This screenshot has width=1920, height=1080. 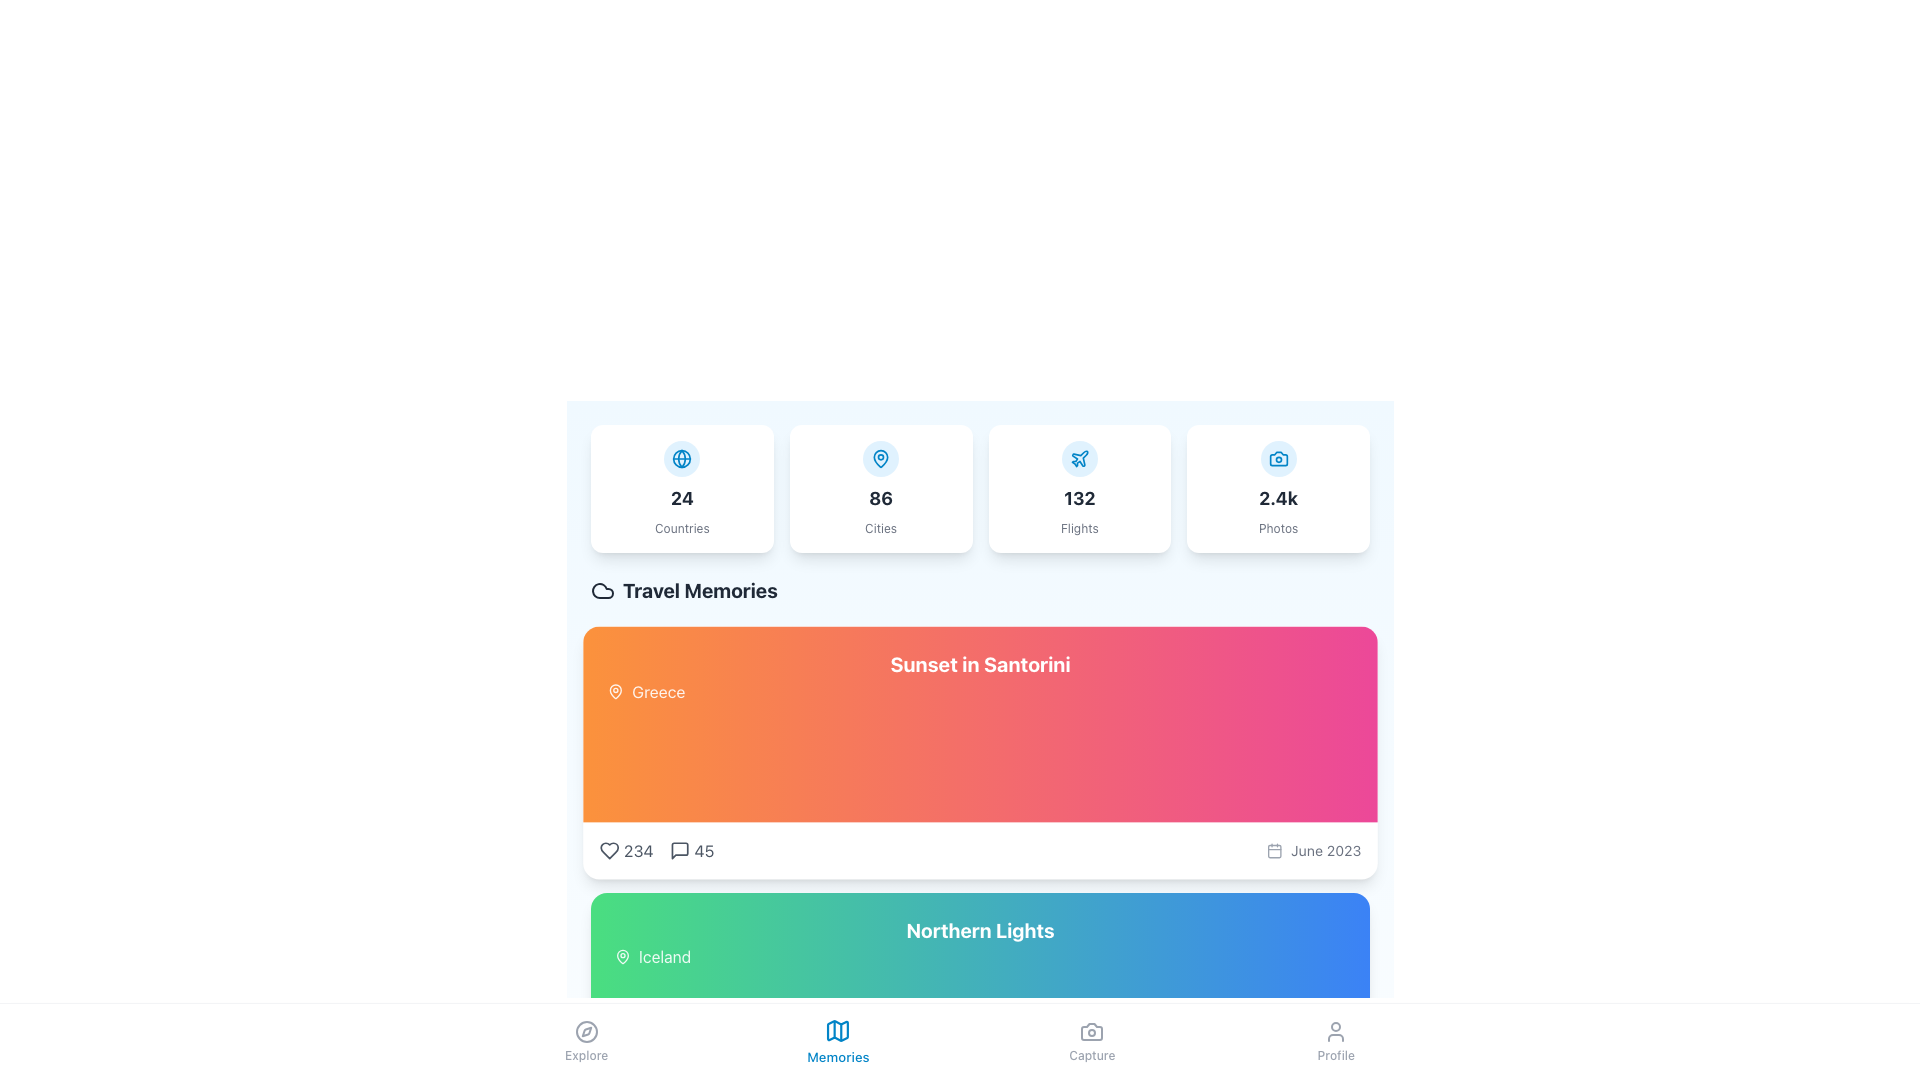 What do you see at coordinates (680, 850) in the screenshot?
I see `the icon located within the horizontal grouping at the bottom of the card labeled 'Sunset in Santorini', positioned` at bounding box center [680, 850].